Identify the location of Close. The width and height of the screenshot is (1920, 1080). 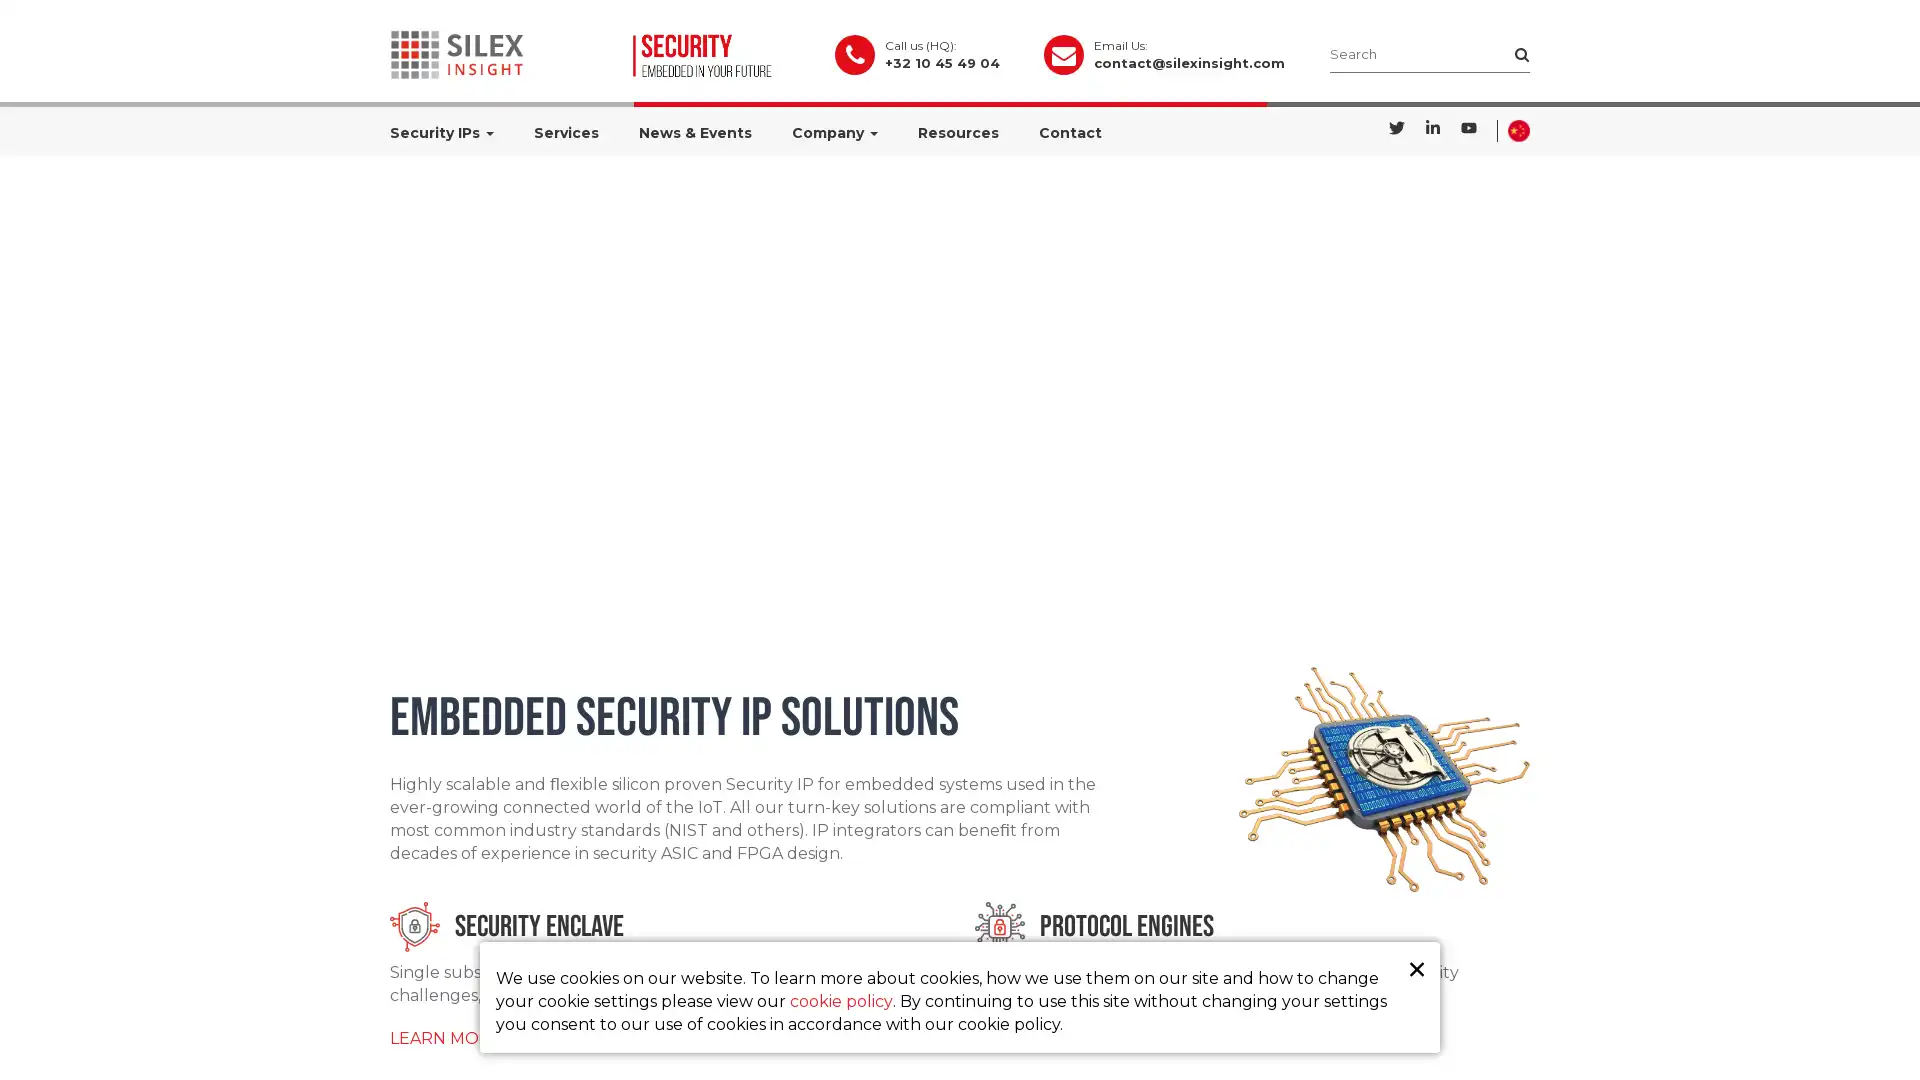
(1415, 967).